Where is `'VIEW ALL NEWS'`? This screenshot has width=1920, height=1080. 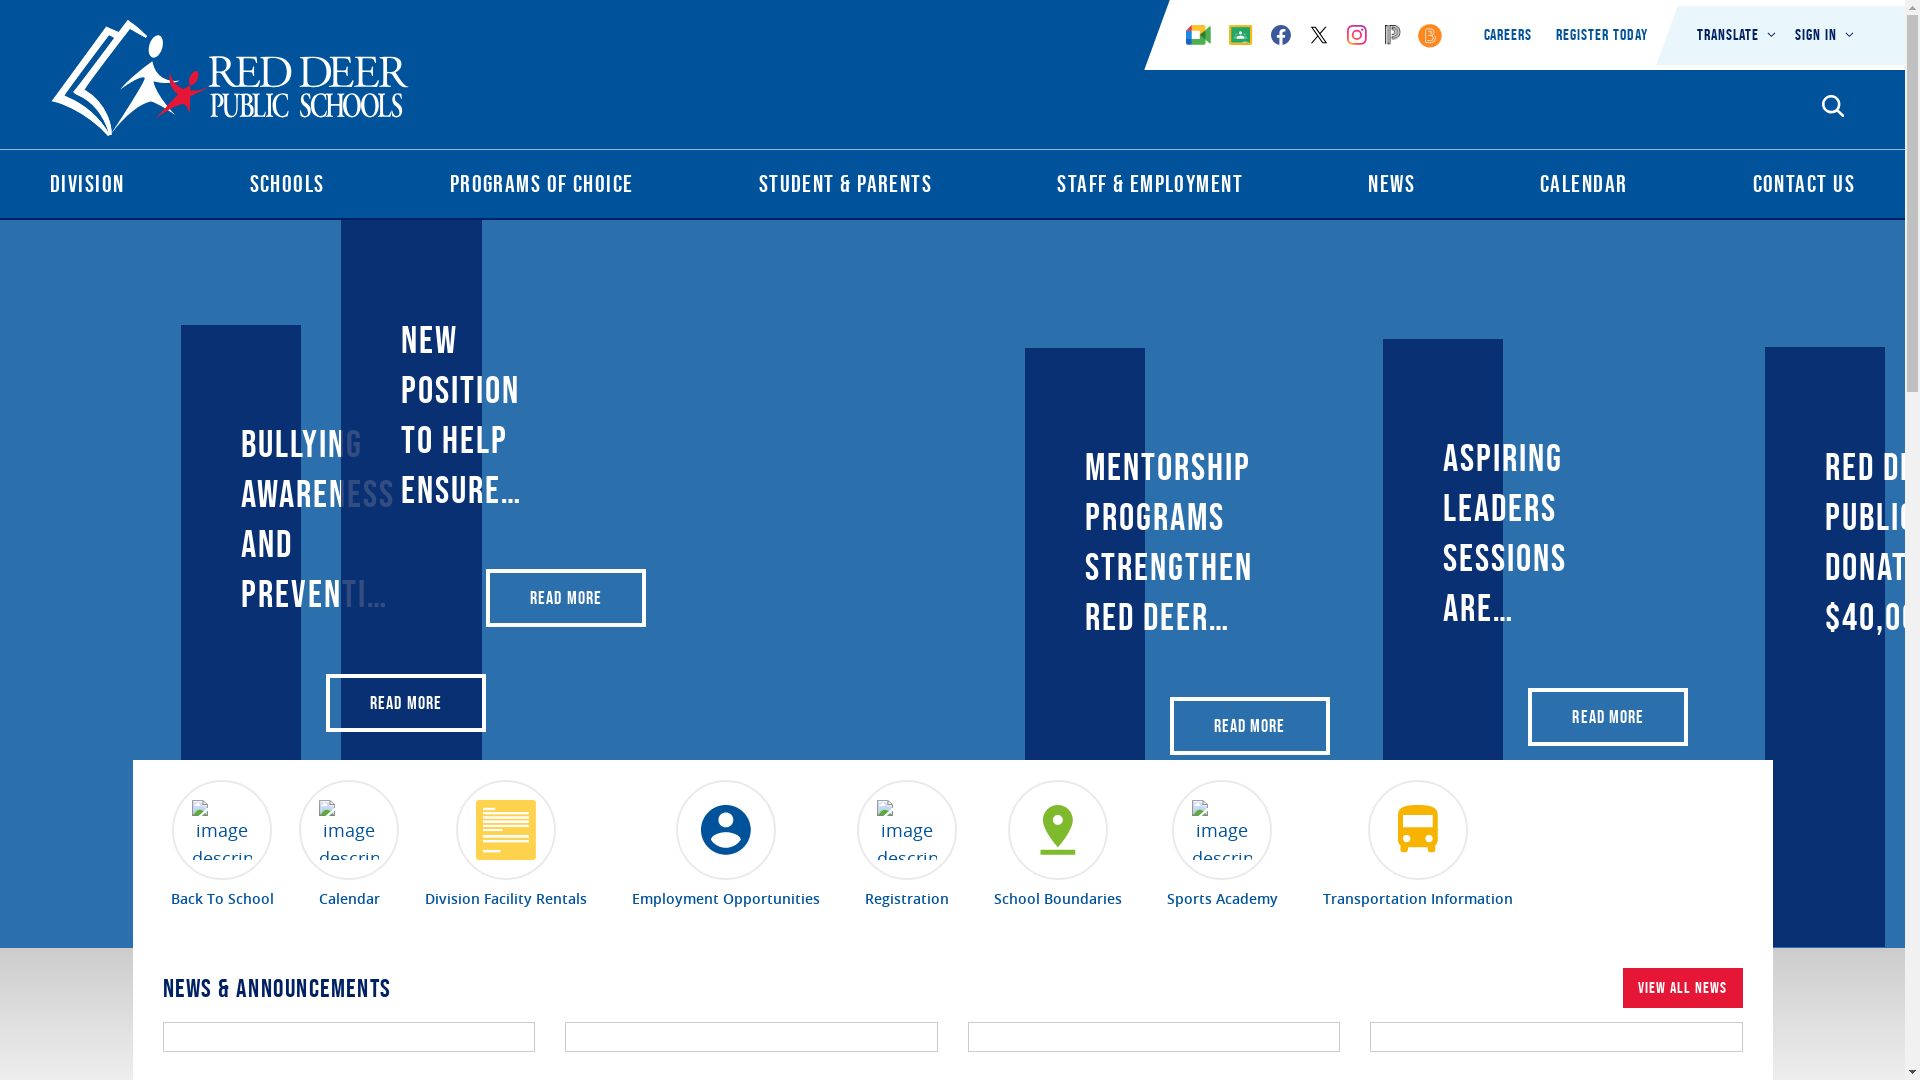 'VIEW ALL NEWS' is located at coordinates (1680, 986).